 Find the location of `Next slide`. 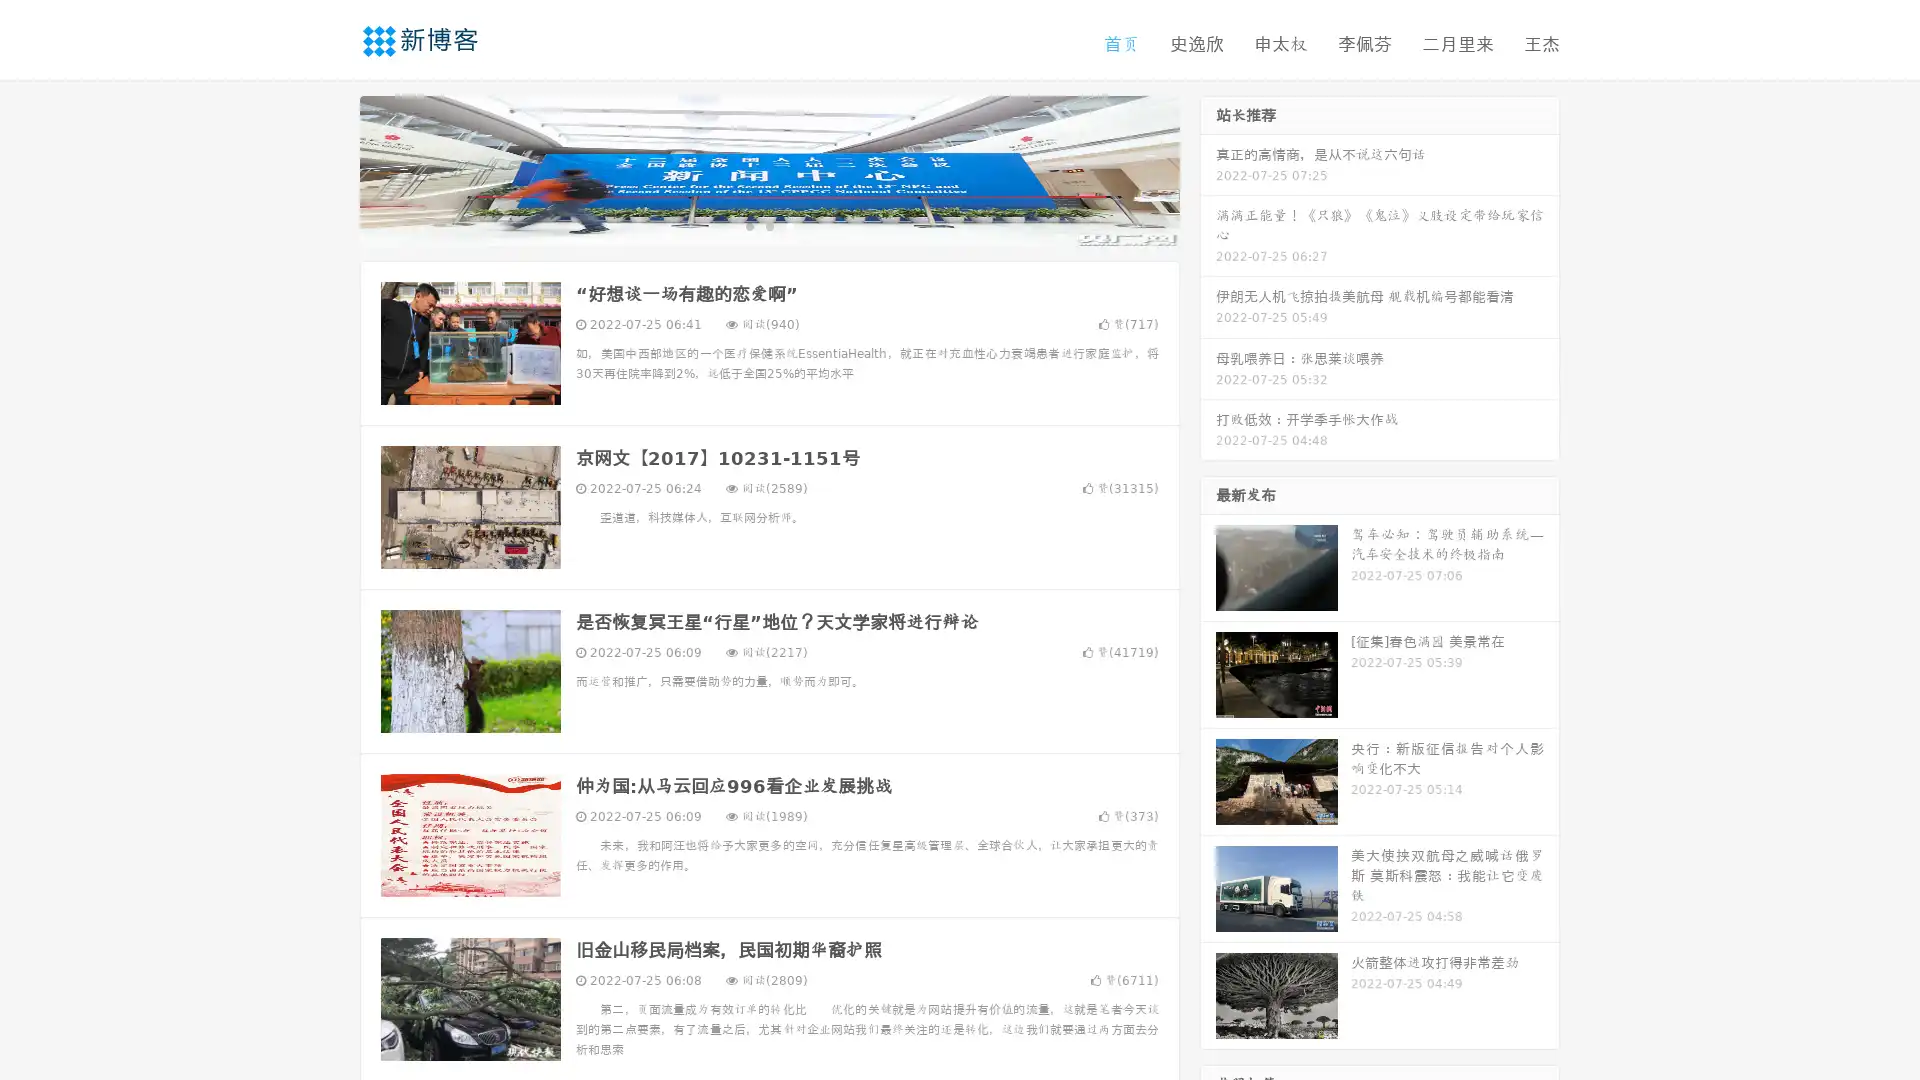

Next slide is located at coordinates (1208, 168).